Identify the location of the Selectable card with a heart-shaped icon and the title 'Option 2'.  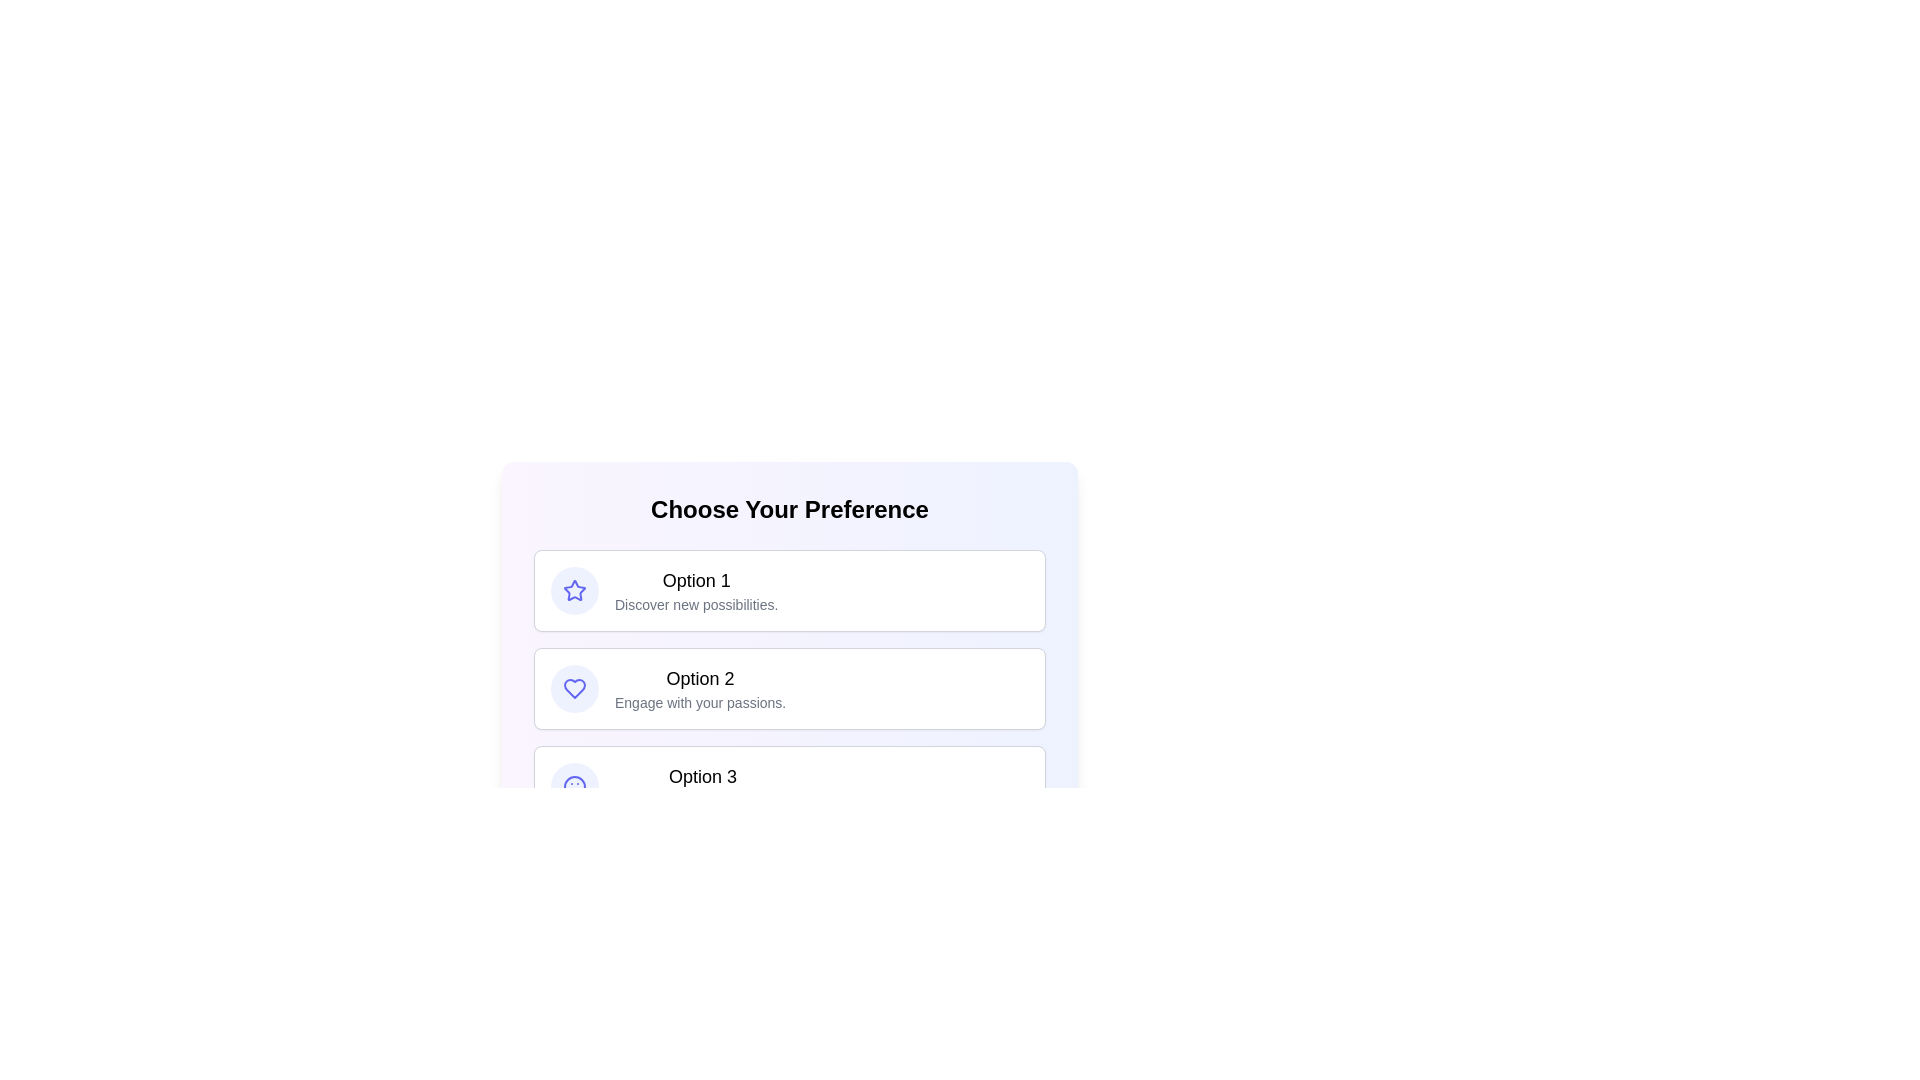
(789, 684).